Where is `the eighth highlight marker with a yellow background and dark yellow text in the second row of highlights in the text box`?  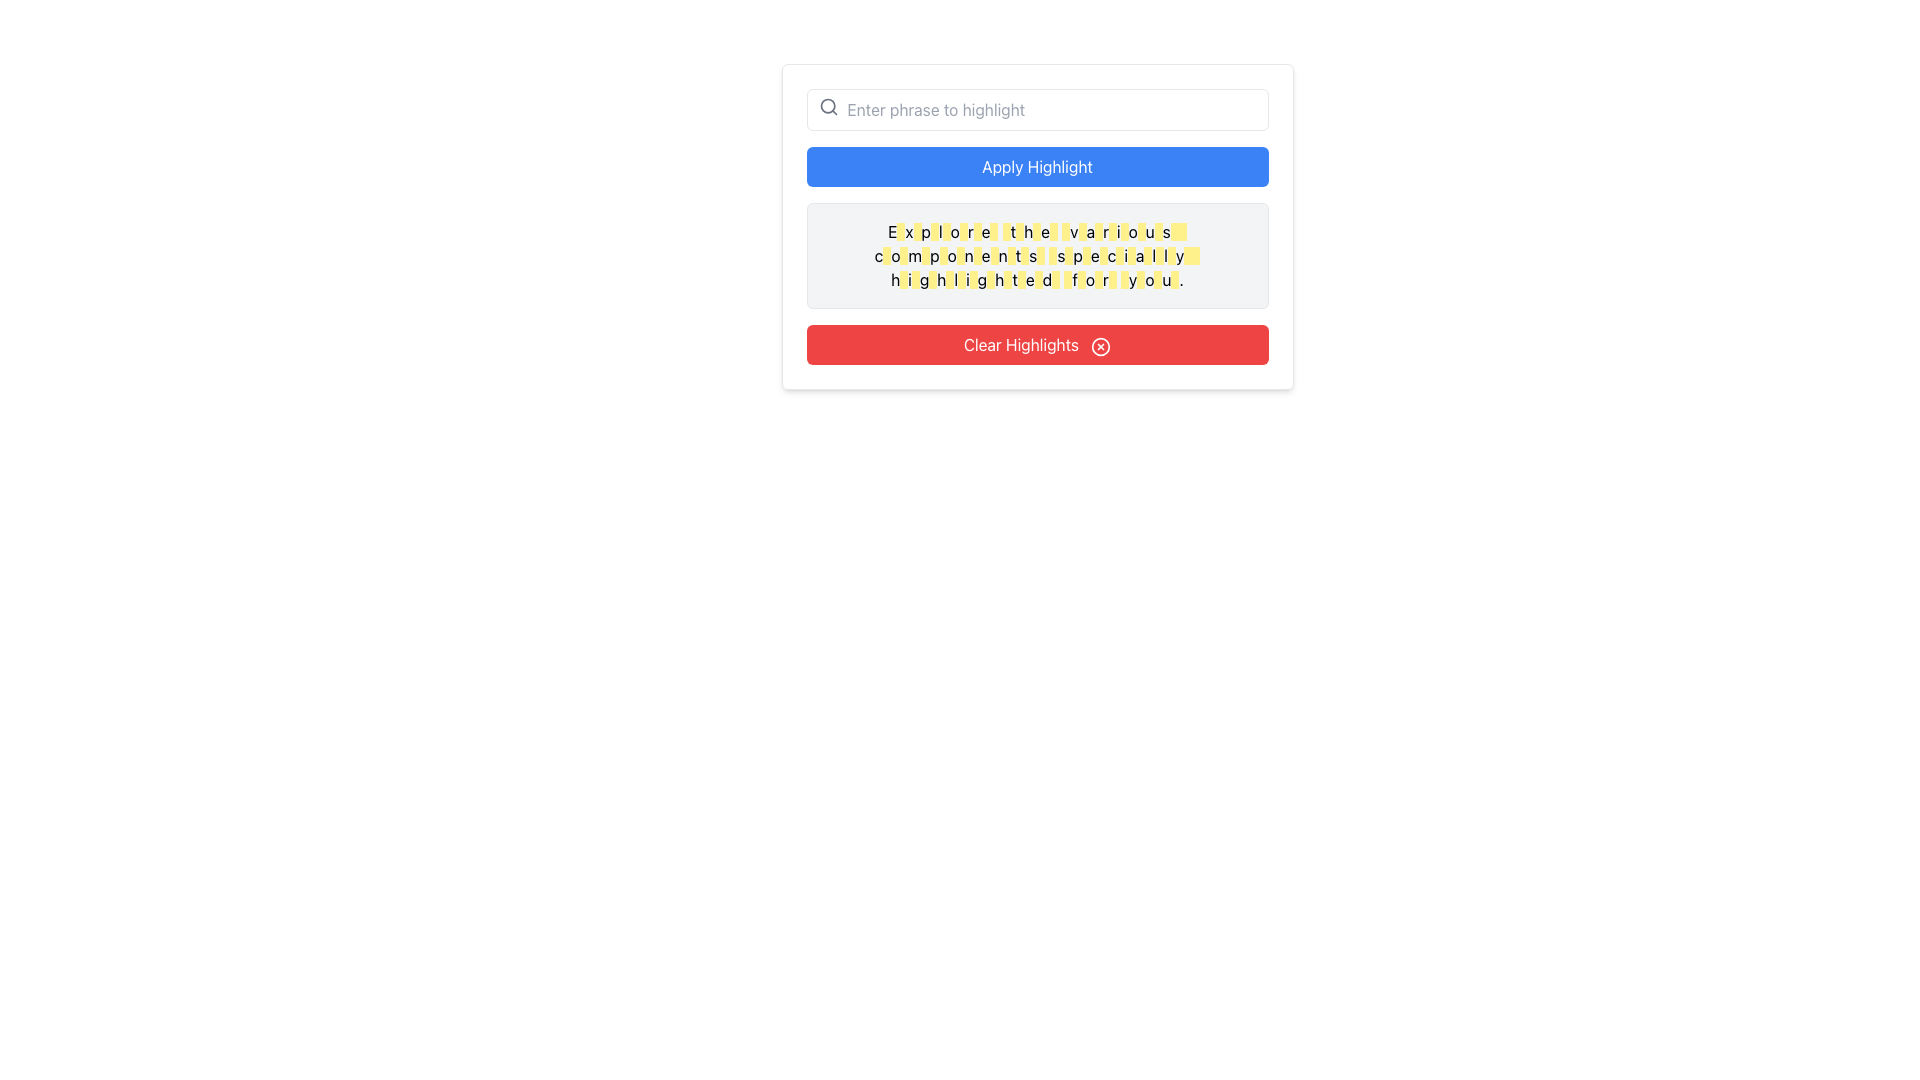 the eighth highlight marker with a yellow background and dark yellow text in the second row of highlights in the text box is located at coordinates (1011, 254).